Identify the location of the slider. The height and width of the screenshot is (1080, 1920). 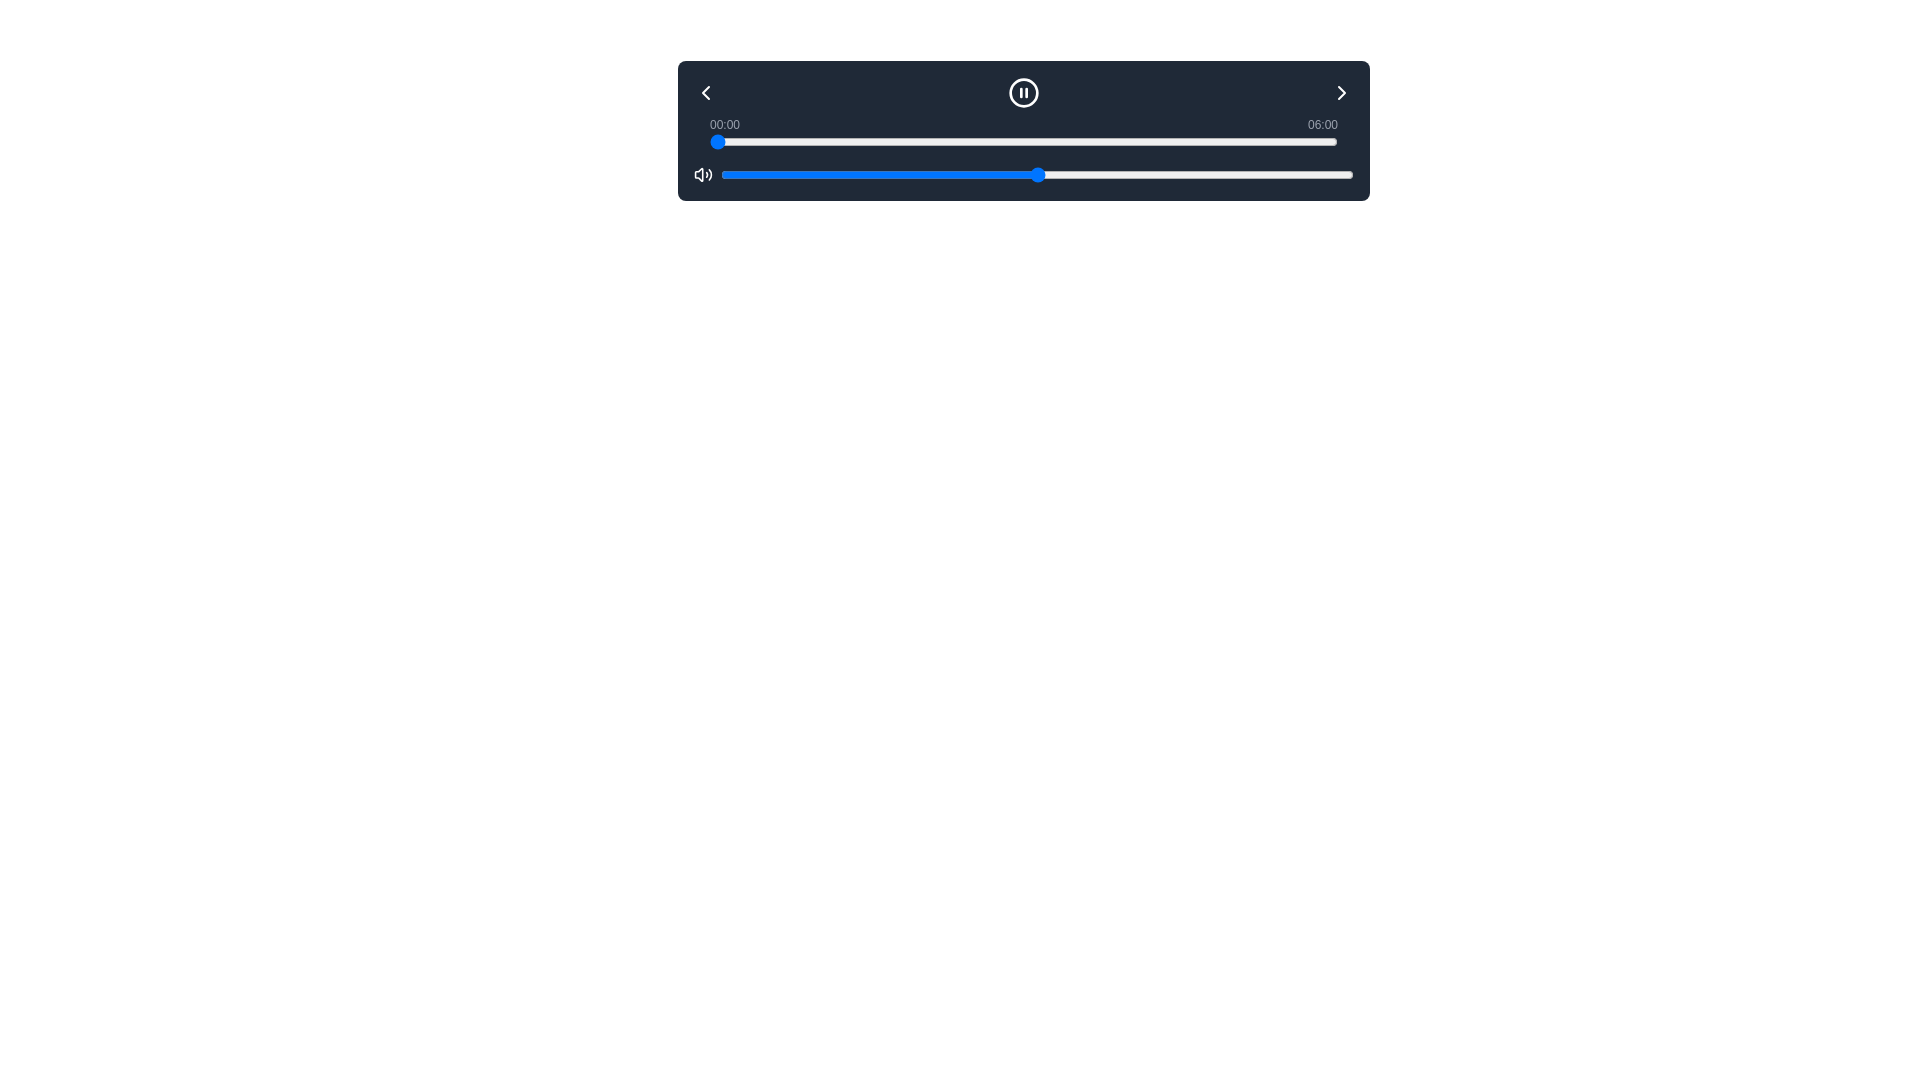
(884, 173).